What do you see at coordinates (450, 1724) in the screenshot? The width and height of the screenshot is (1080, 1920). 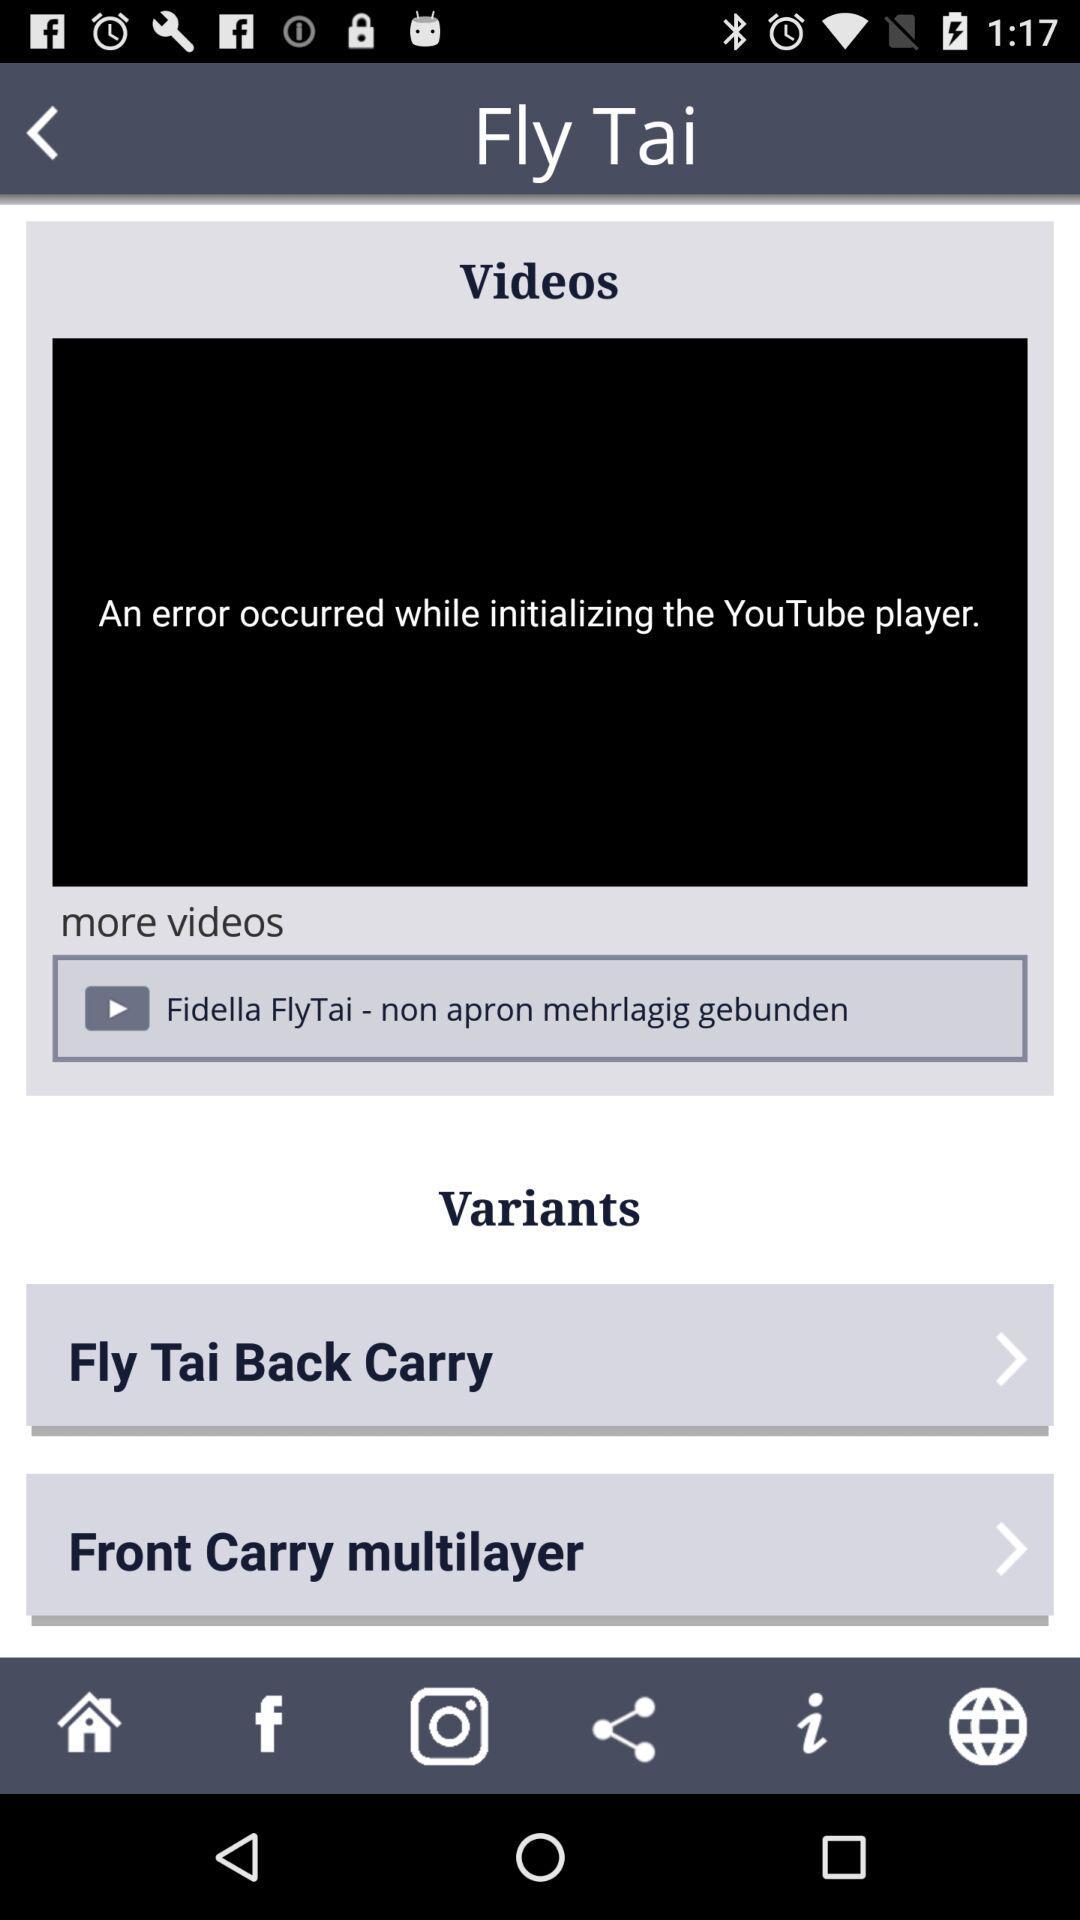 I see `photo` at bounding box center [450, 1724].